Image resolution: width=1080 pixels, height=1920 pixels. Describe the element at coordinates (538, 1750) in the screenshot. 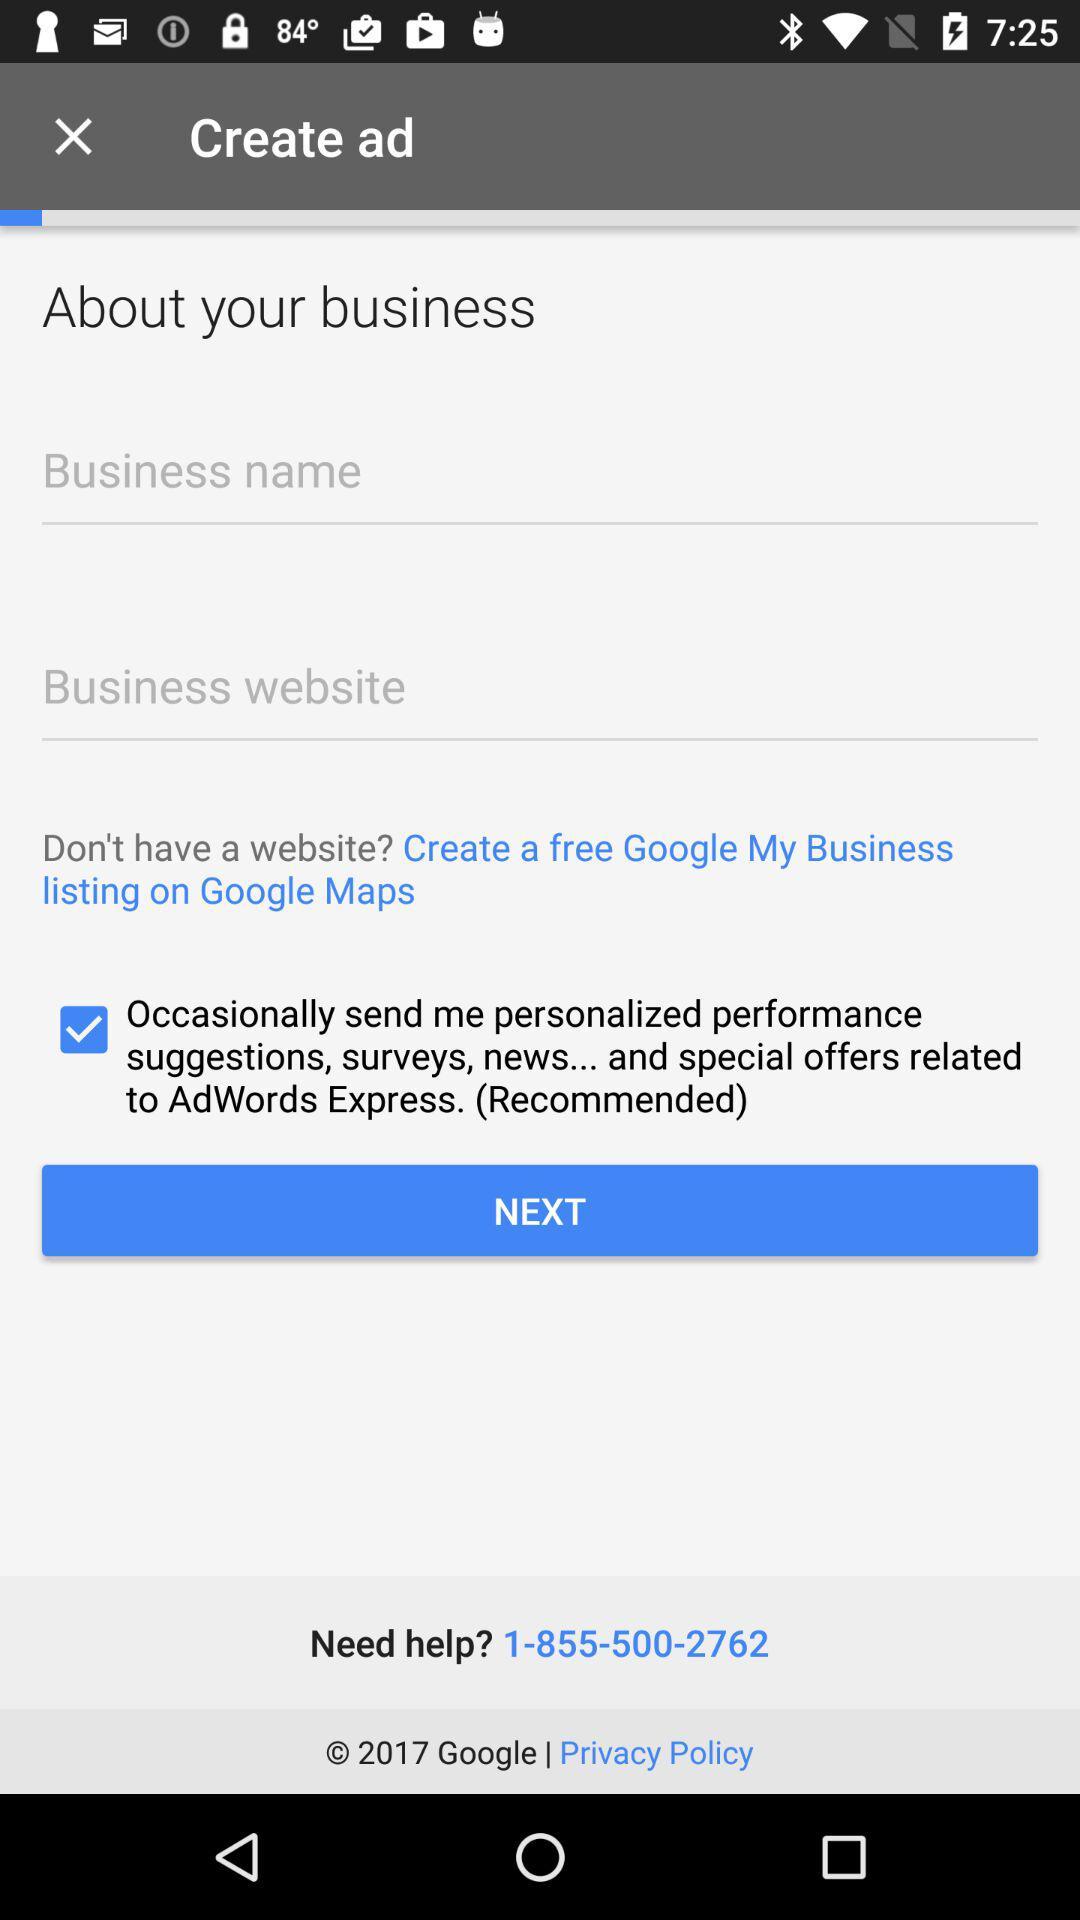

I see `icon below need help 1 item` at that location.